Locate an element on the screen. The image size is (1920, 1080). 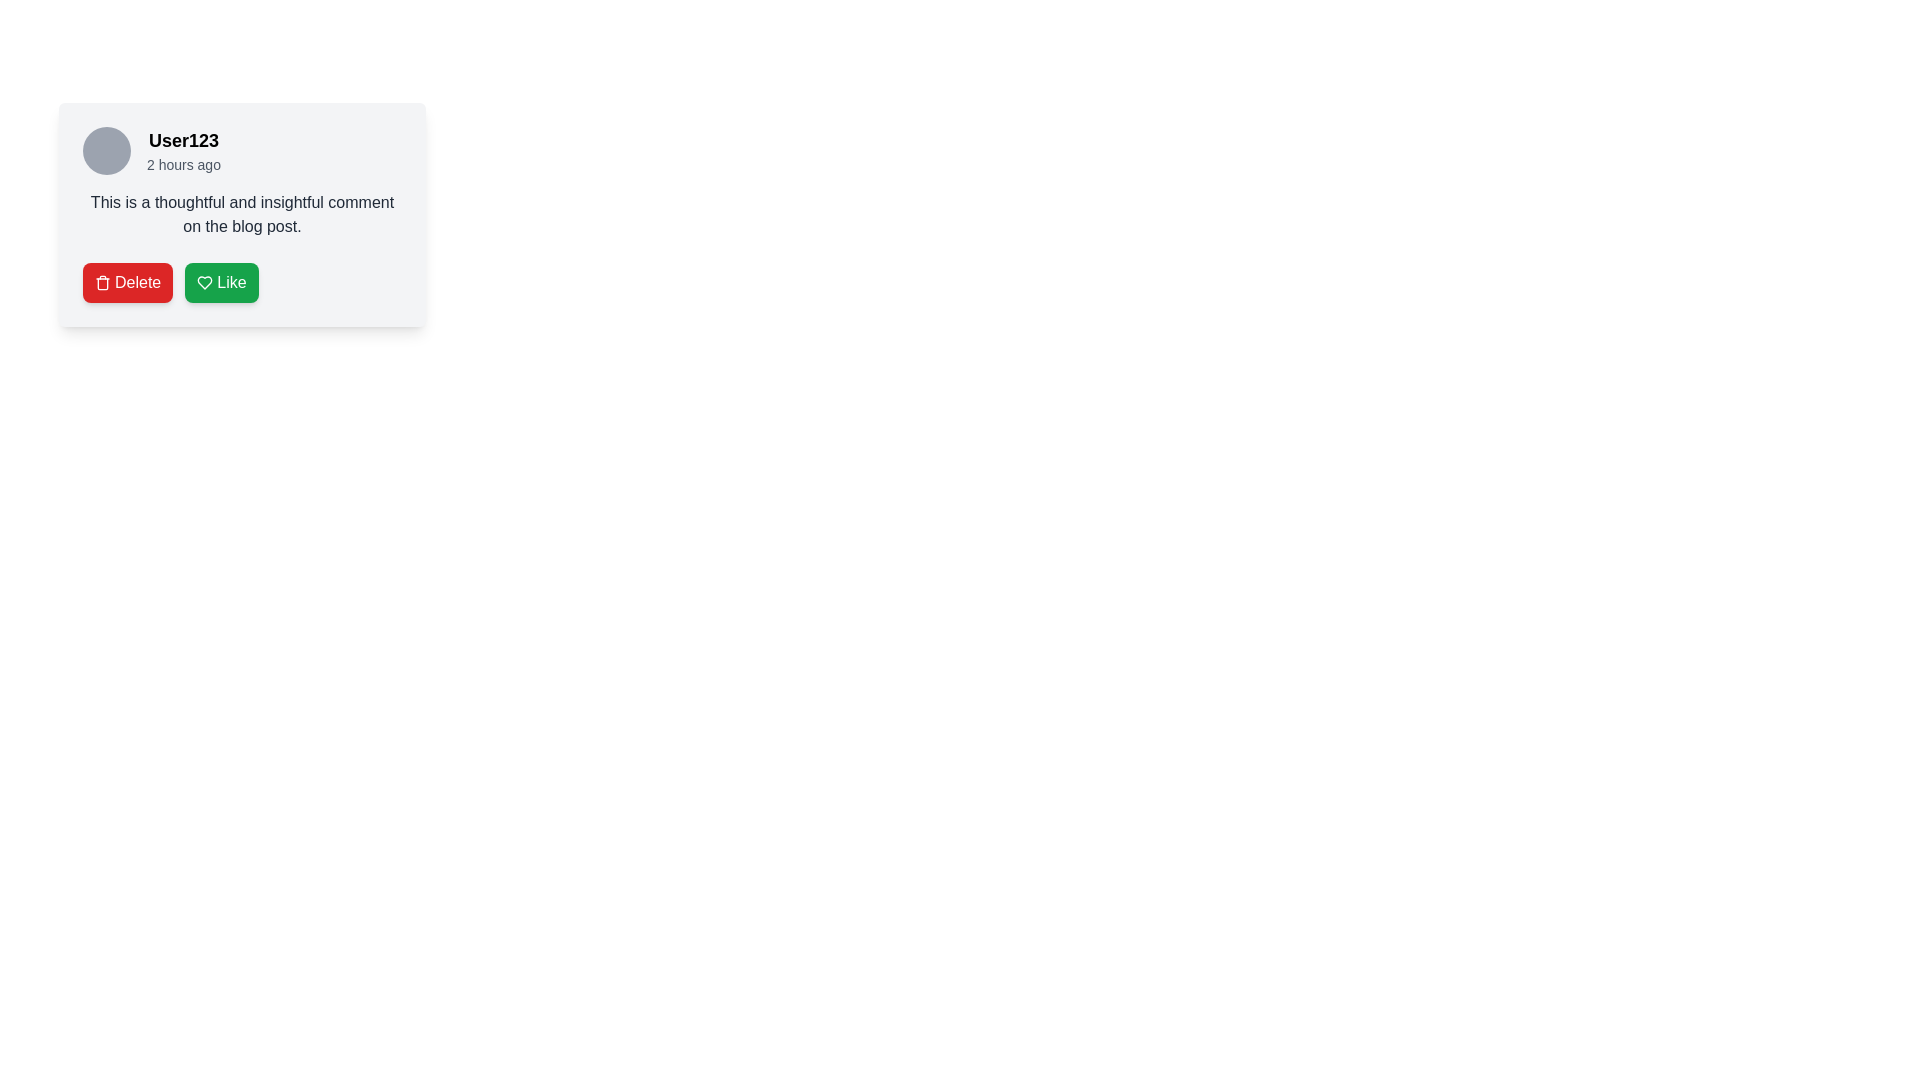
the 'like' icon located in the bottom right corner of the user comment card is located at coordinates (205, 282).